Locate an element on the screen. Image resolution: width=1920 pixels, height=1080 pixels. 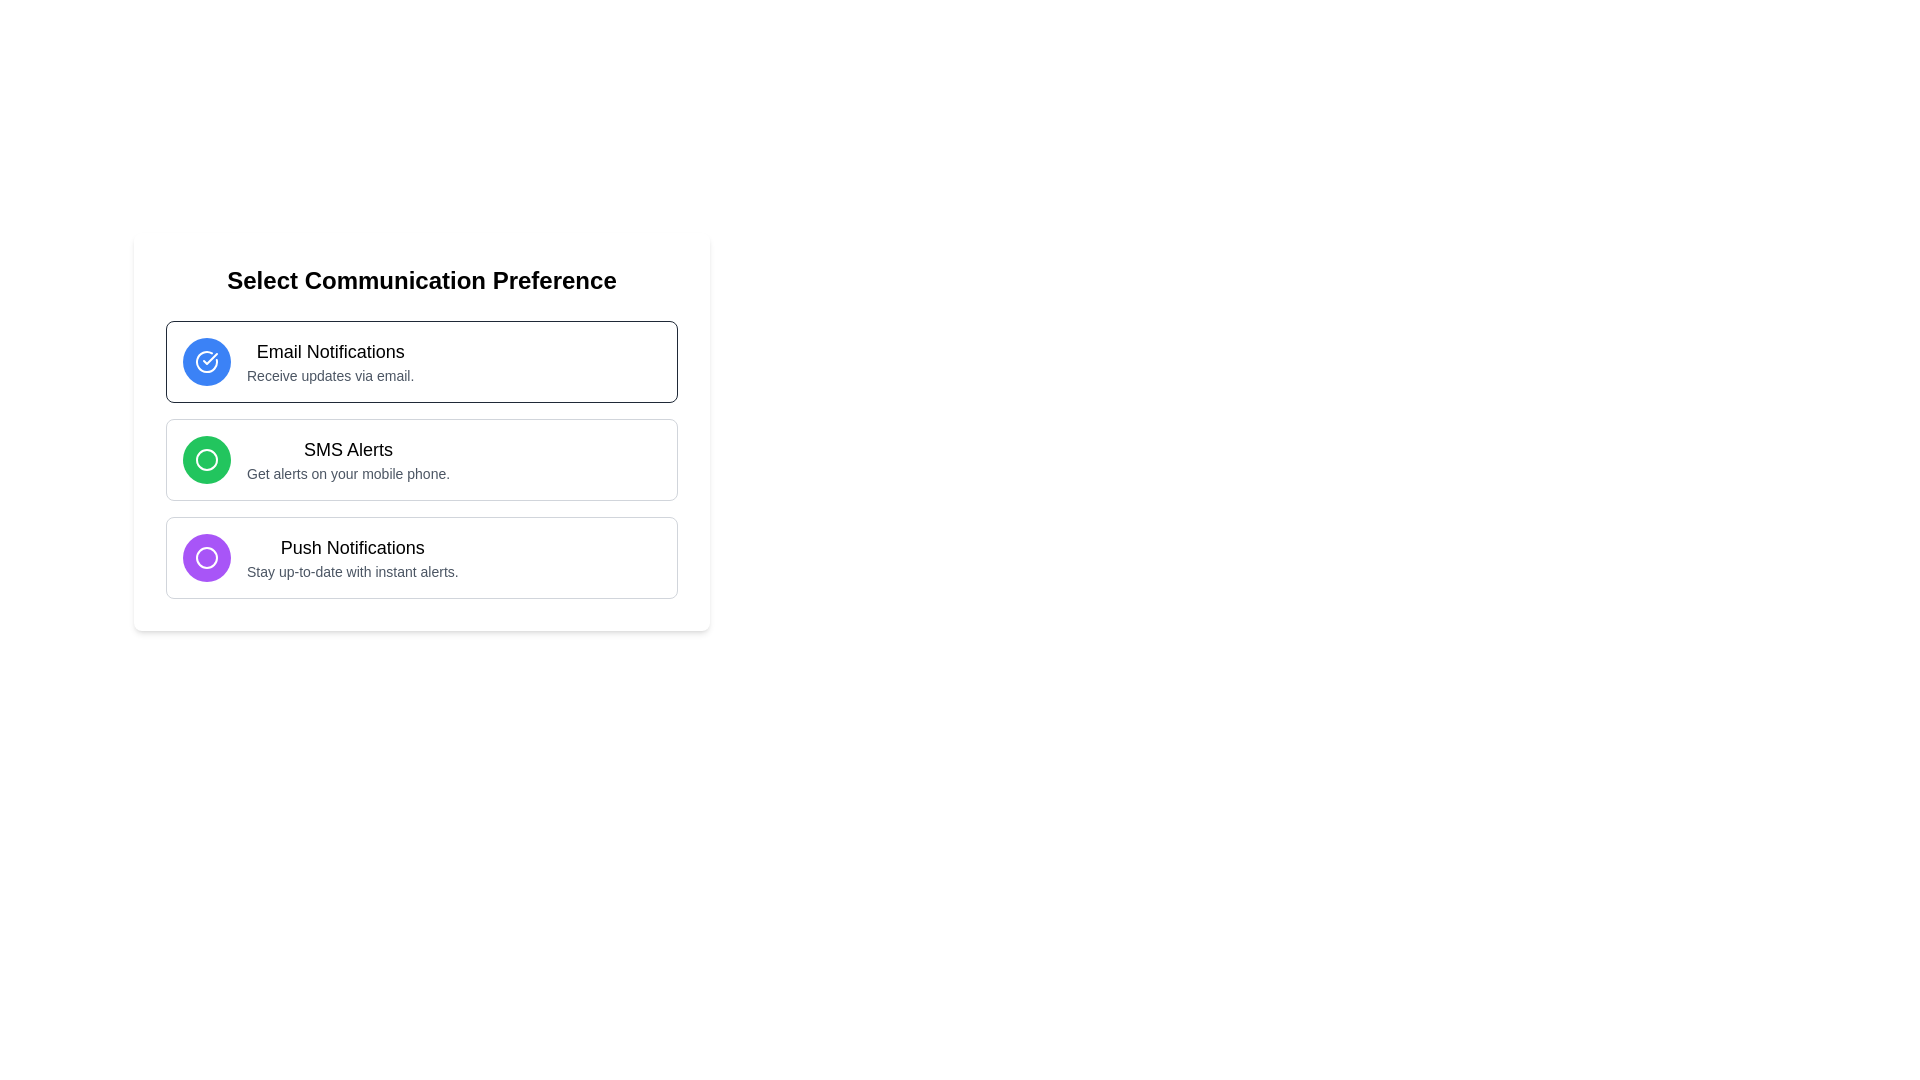
the first circular icon with a blue background and a white checkmark symbol inside, located in the 'Email Notifications' section at the top of the selectable communication options is located at coordinates (206, 362).